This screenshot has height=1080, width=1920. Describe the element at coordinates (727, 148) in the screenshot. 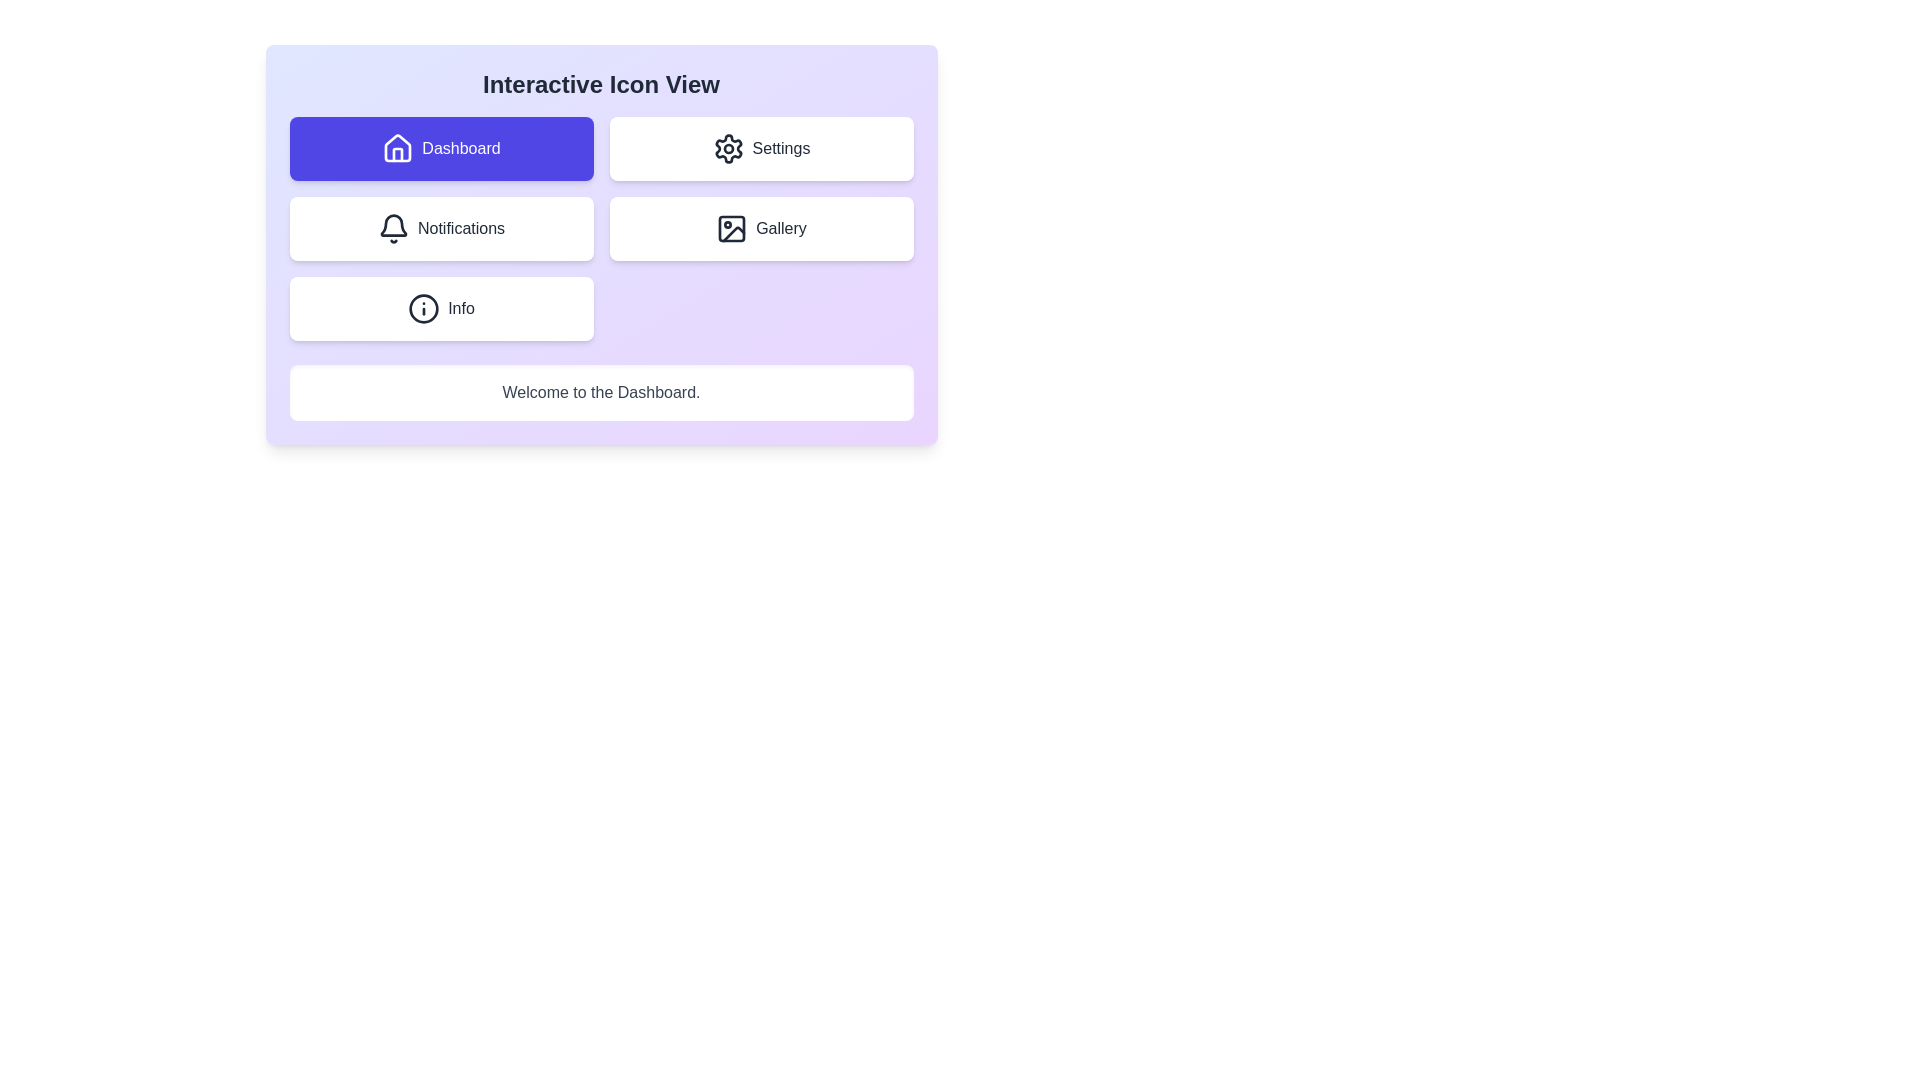

I see `the gear-shaped icon representing settings located` at that location.